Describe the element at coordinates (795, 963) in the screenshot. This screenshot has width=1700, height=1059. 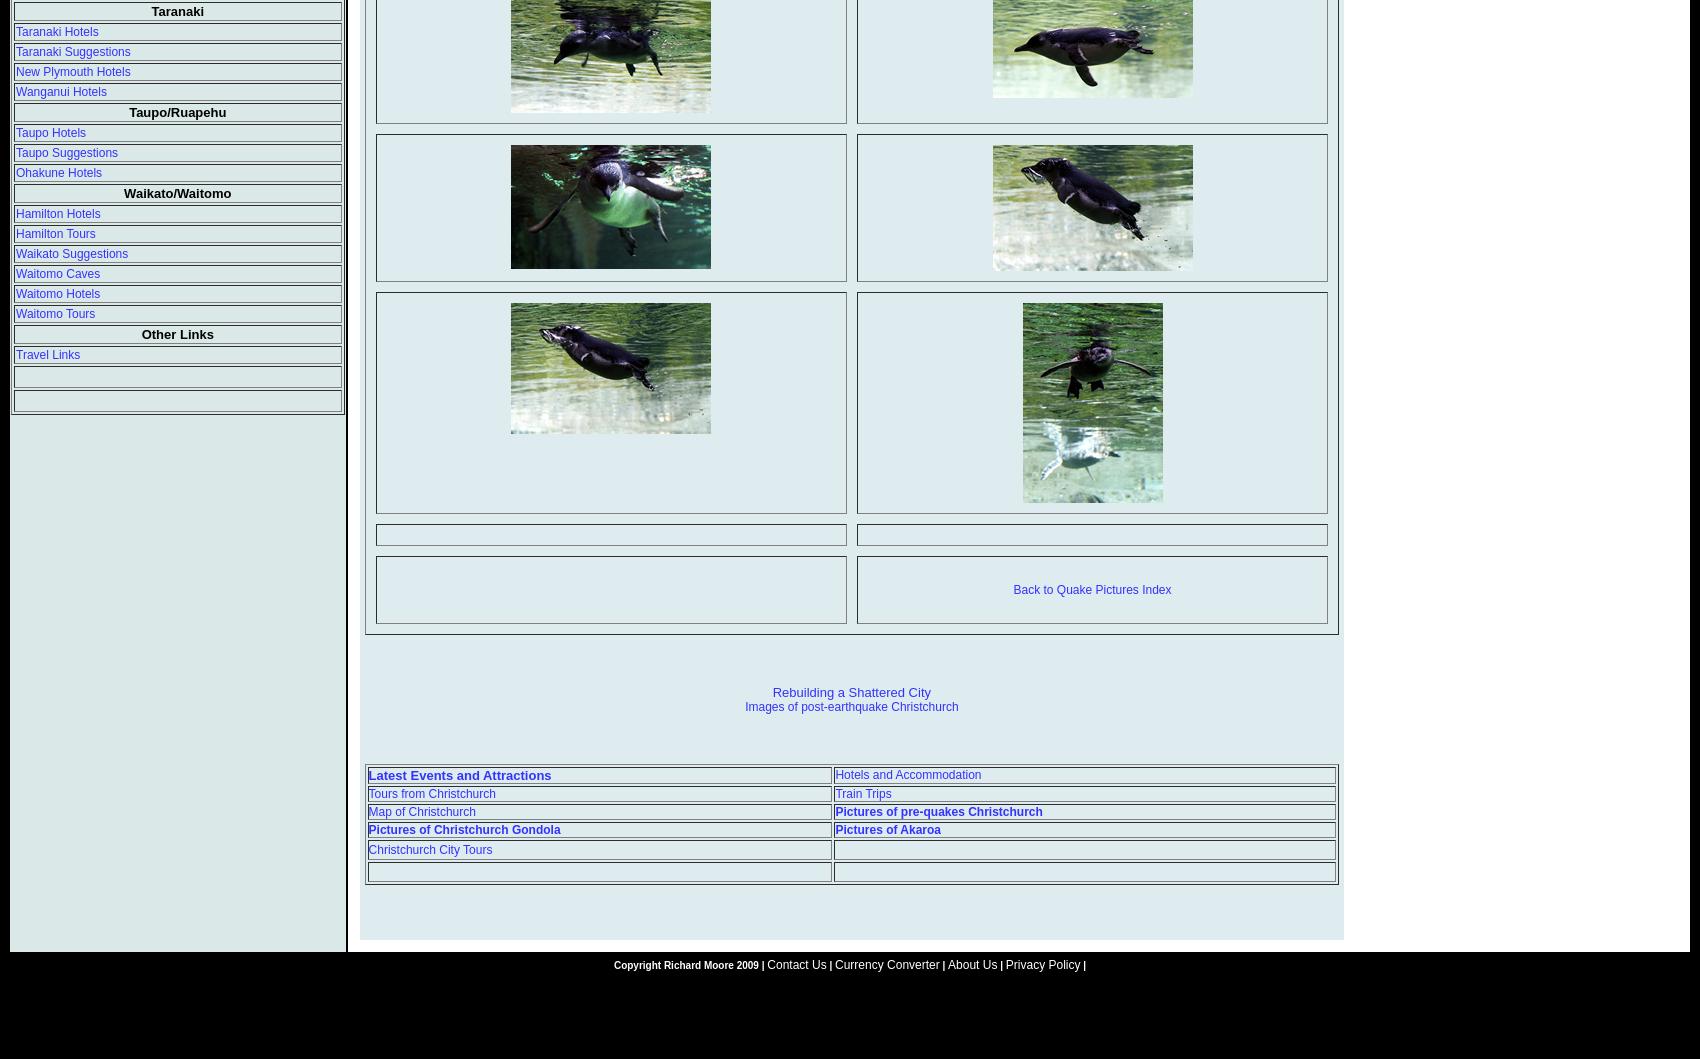
I see `'Contact 
        Us'` at that location.